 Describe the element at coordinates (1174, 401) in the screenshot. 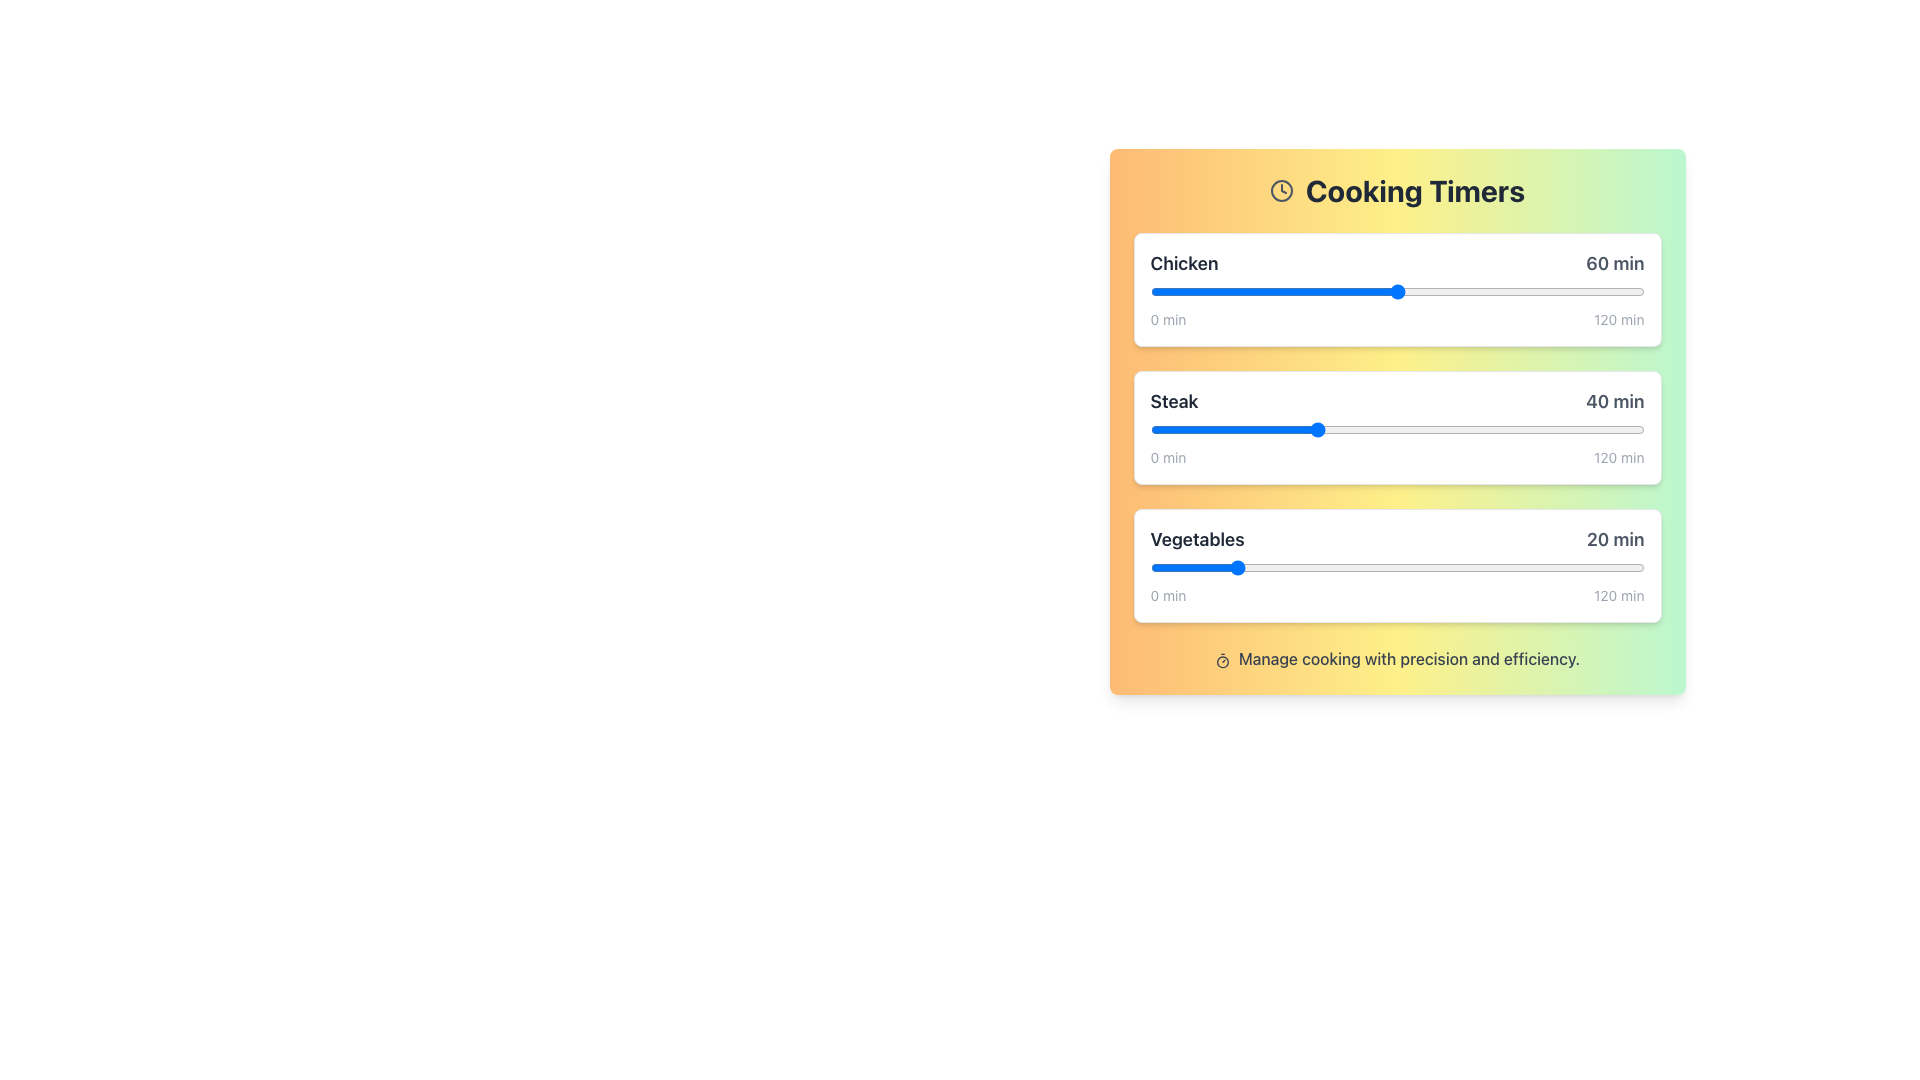

I see `the text label identifying the timer or settings for 'Steak', which is located in the second section of a vertical list of food items, aligned horizontally with '40 min'` at that location.